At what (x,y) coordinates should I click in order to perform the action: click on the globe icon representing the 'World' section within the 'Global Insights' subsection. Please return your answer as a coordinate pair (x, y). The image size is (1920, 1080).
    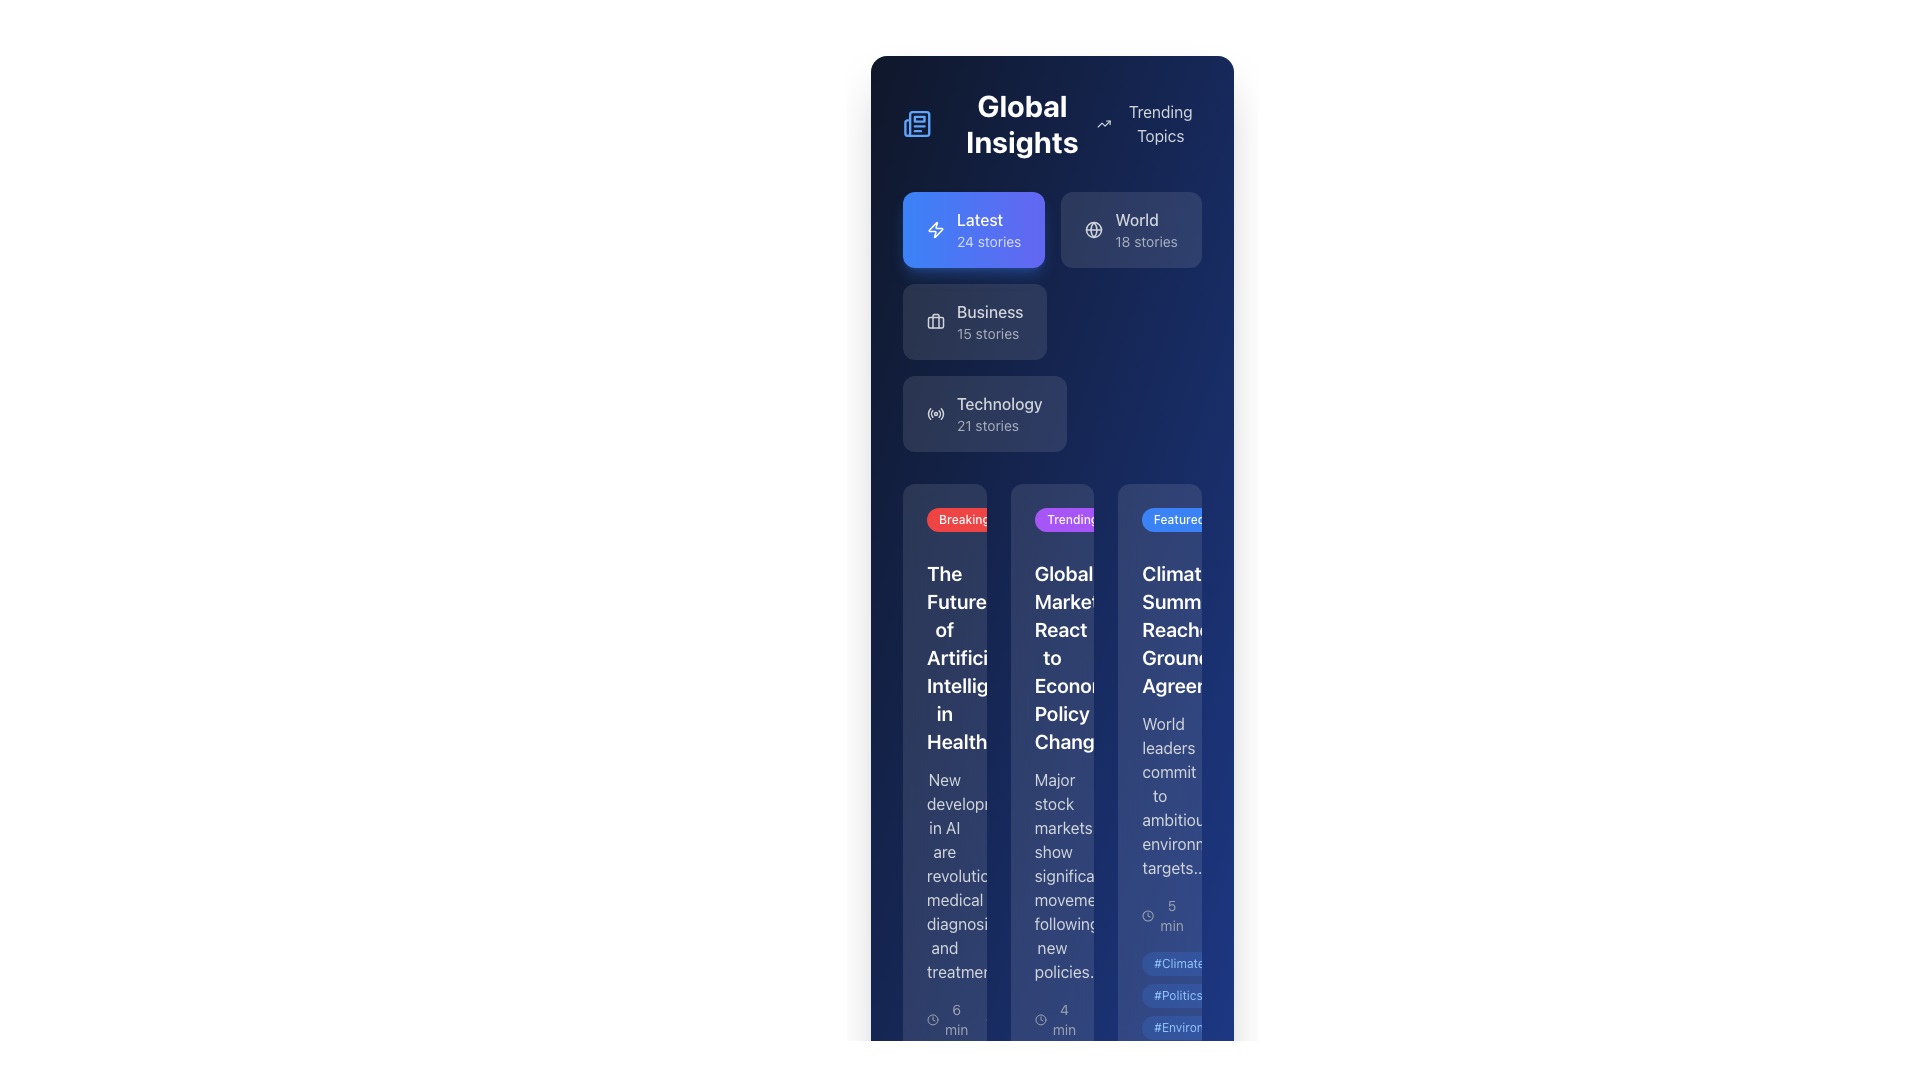
    Looking at the image, I should click on (1093, 229).